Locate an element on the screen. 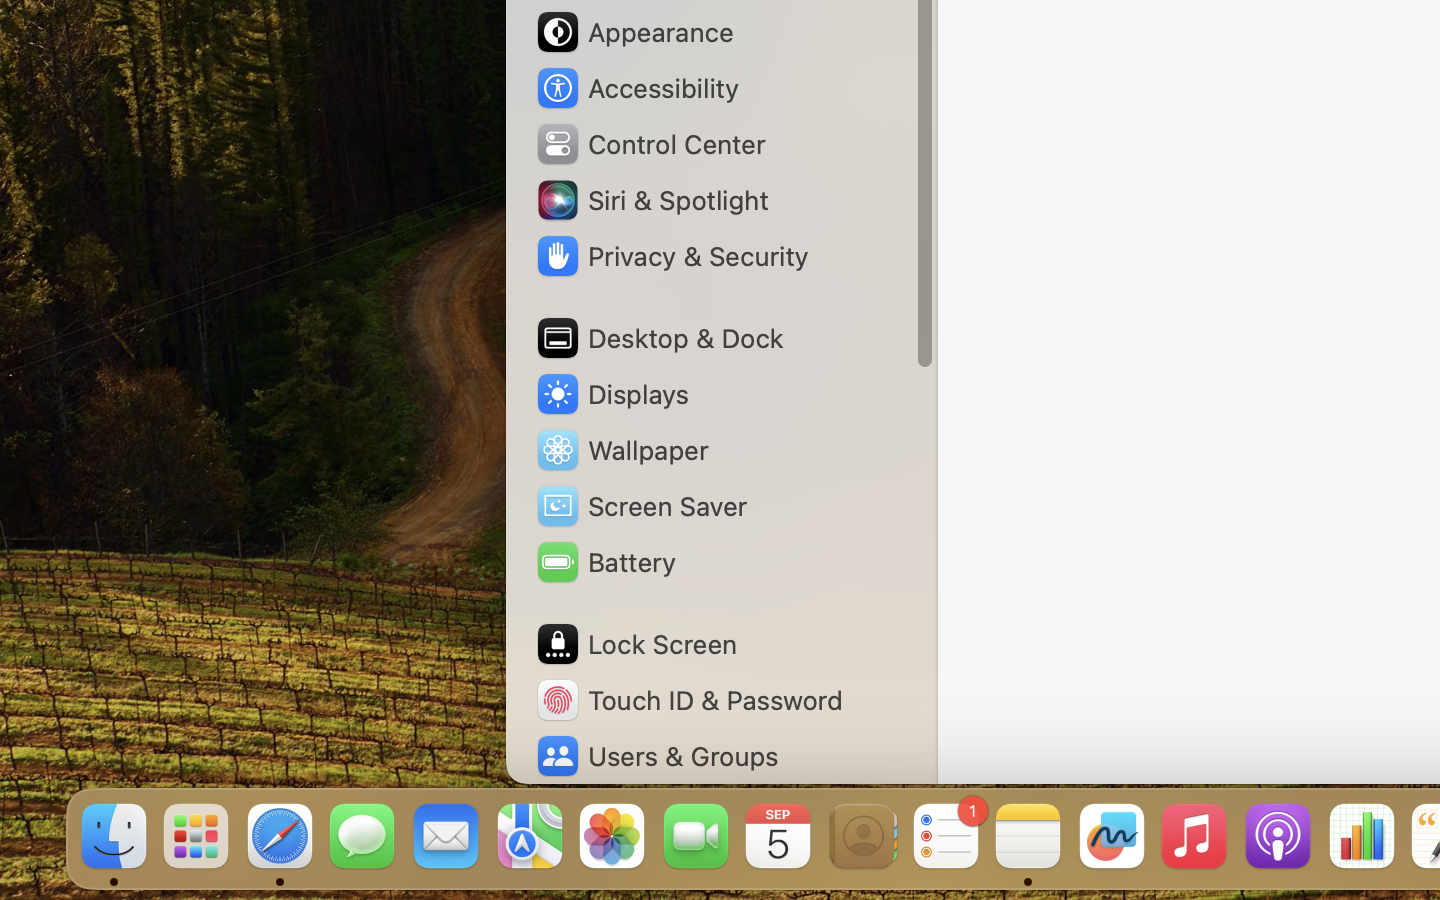 This screenshot has width=1440, height=900. 'Desktop & Dock' is located at coordinates (657, 338).